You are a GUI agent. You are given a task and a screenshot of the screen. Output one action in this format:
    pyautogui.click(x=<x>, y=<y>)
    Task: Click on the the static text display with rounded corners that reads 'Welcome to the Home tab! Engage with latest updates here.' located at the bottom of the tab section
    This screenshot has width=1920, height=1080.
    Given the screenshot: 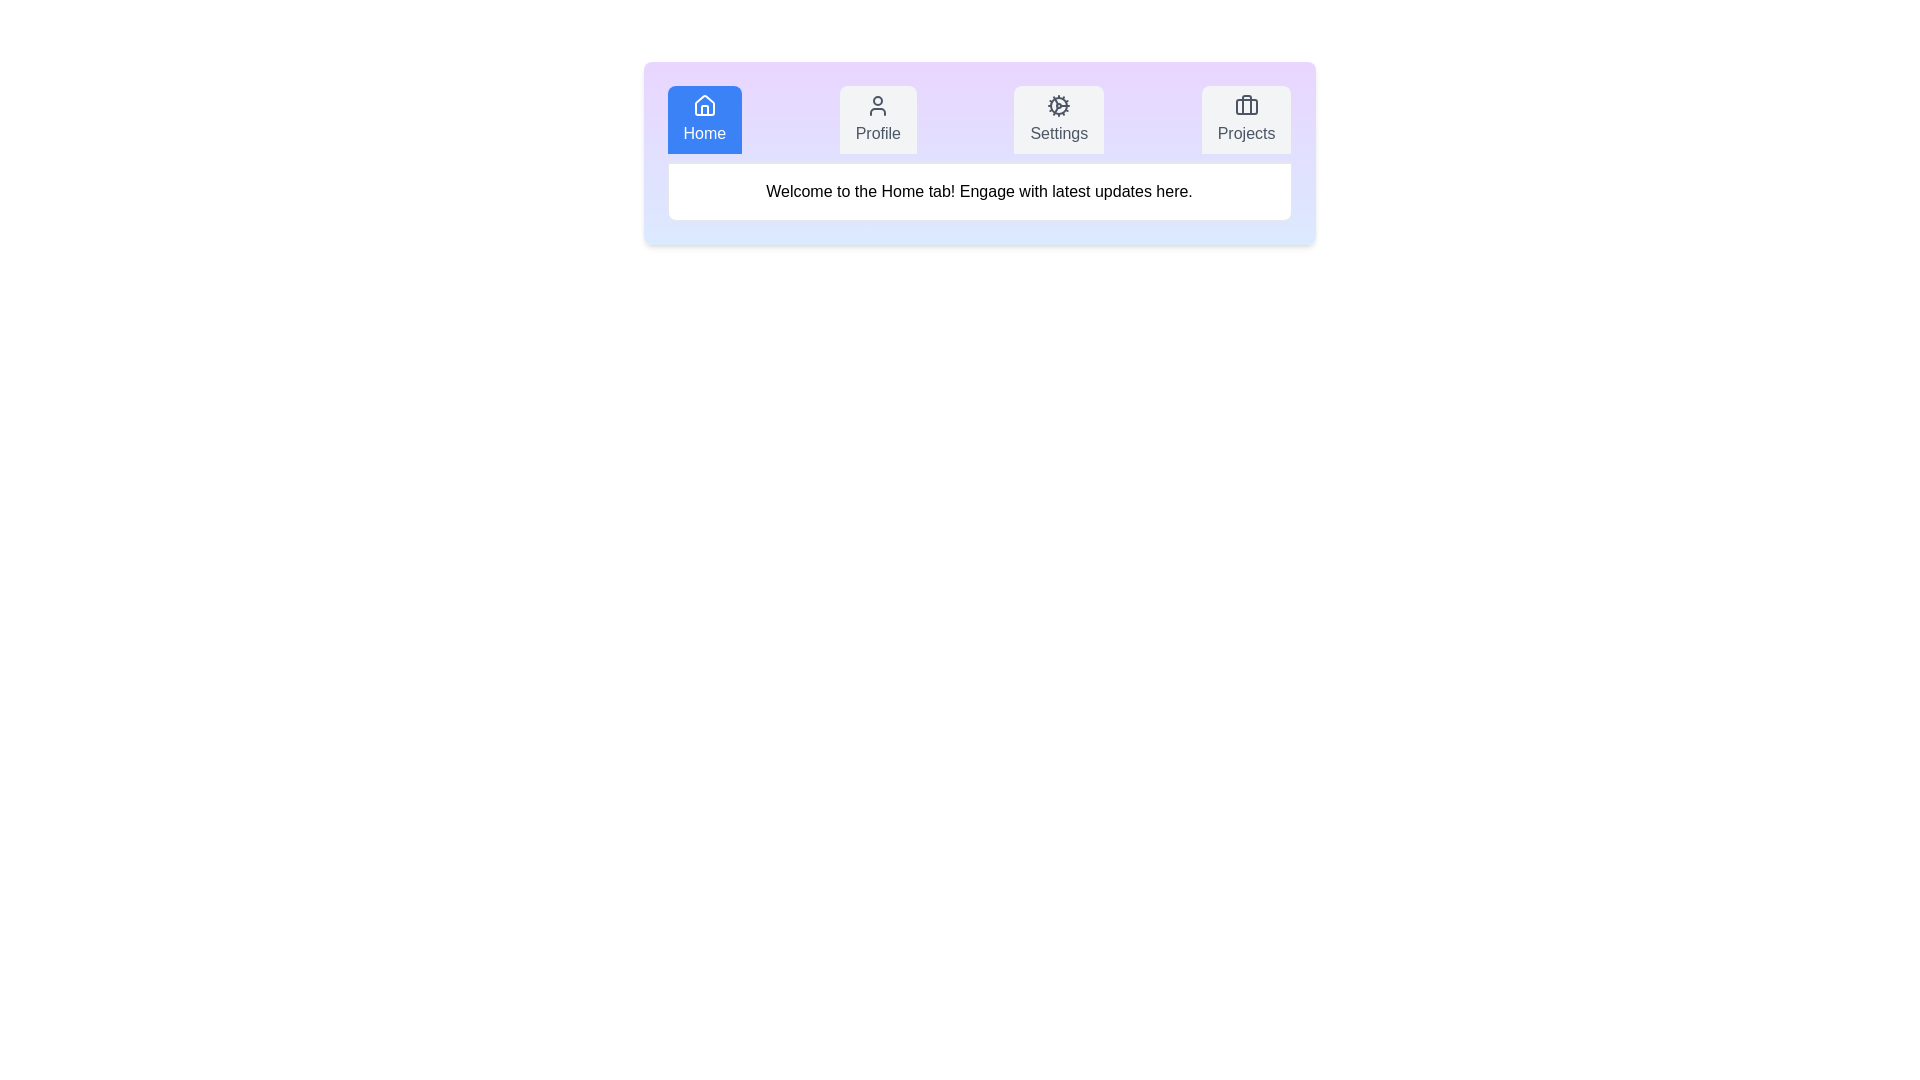 What is the action you would take?
    pyautogui.click(x=979, y=192)
    